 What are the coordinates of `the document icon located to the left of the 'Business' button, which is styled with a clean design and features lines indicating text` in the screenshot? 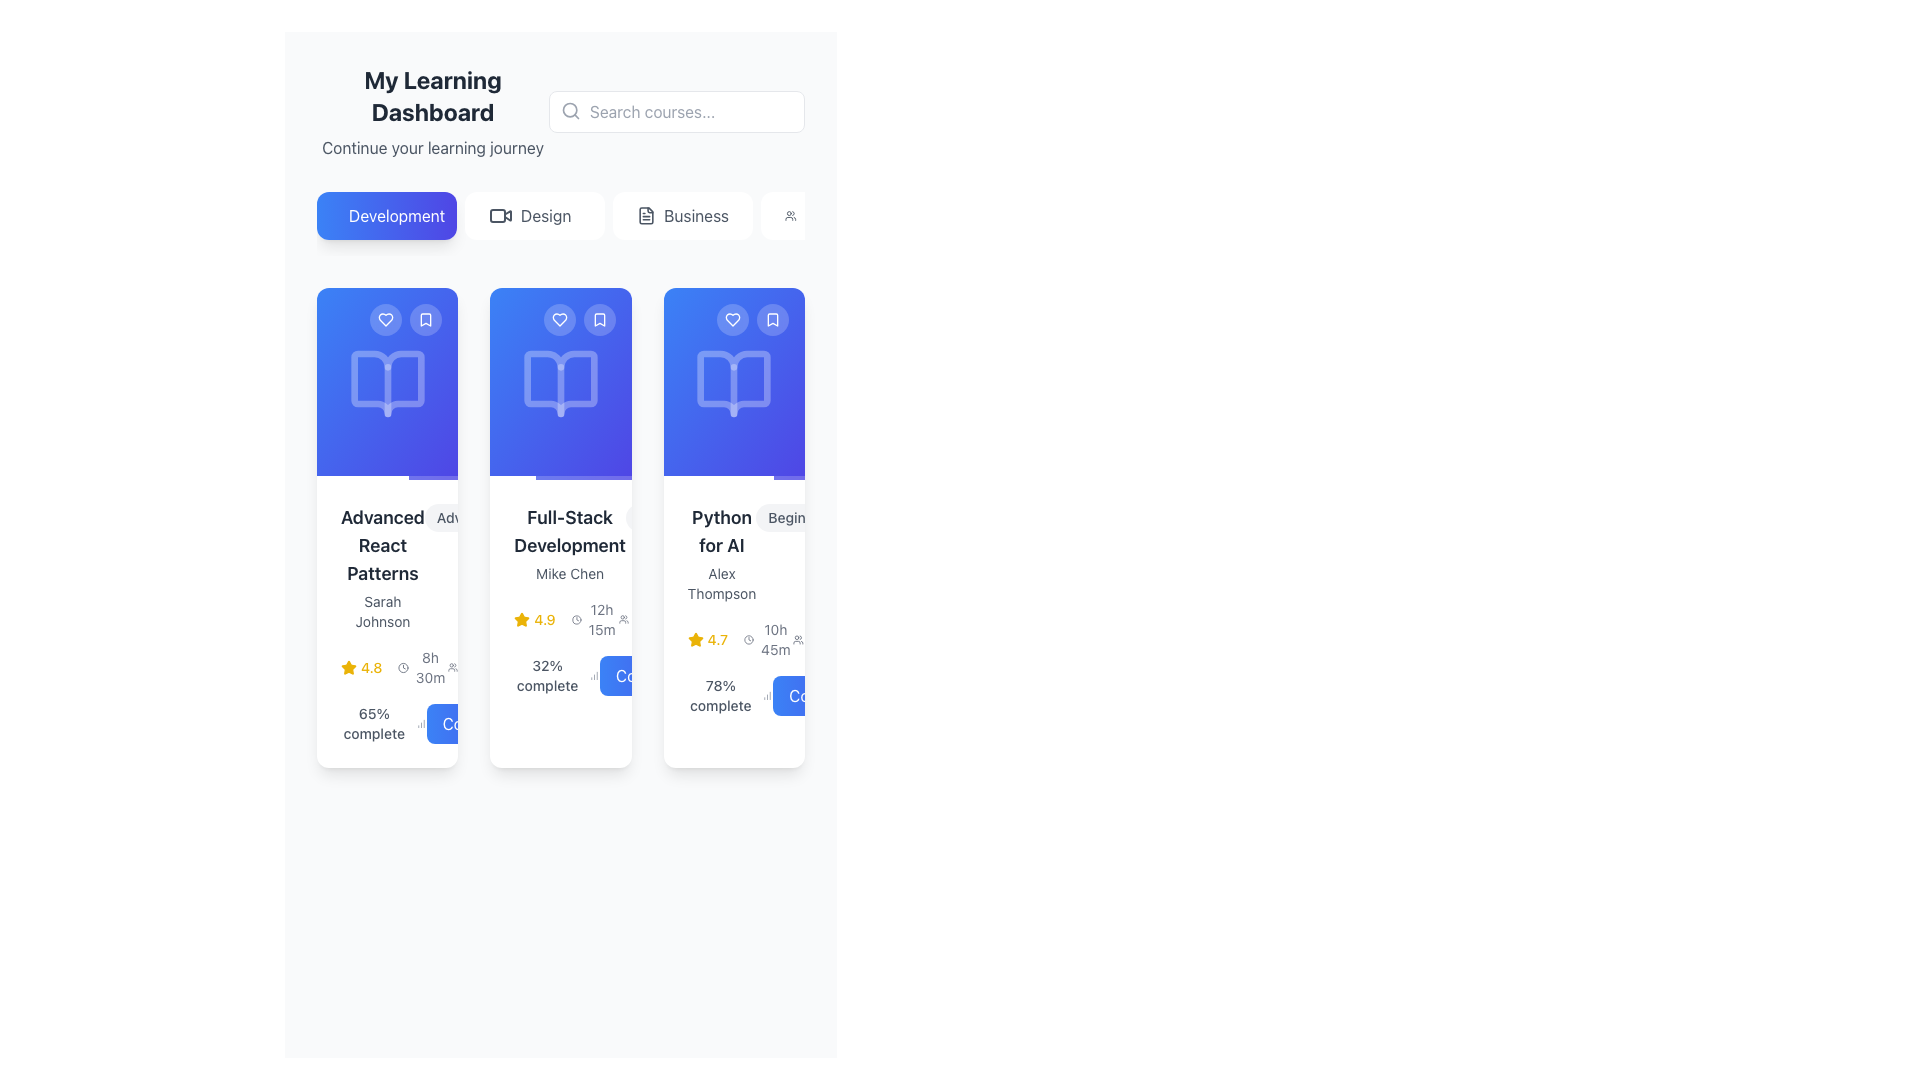 It's located at (646, 216).